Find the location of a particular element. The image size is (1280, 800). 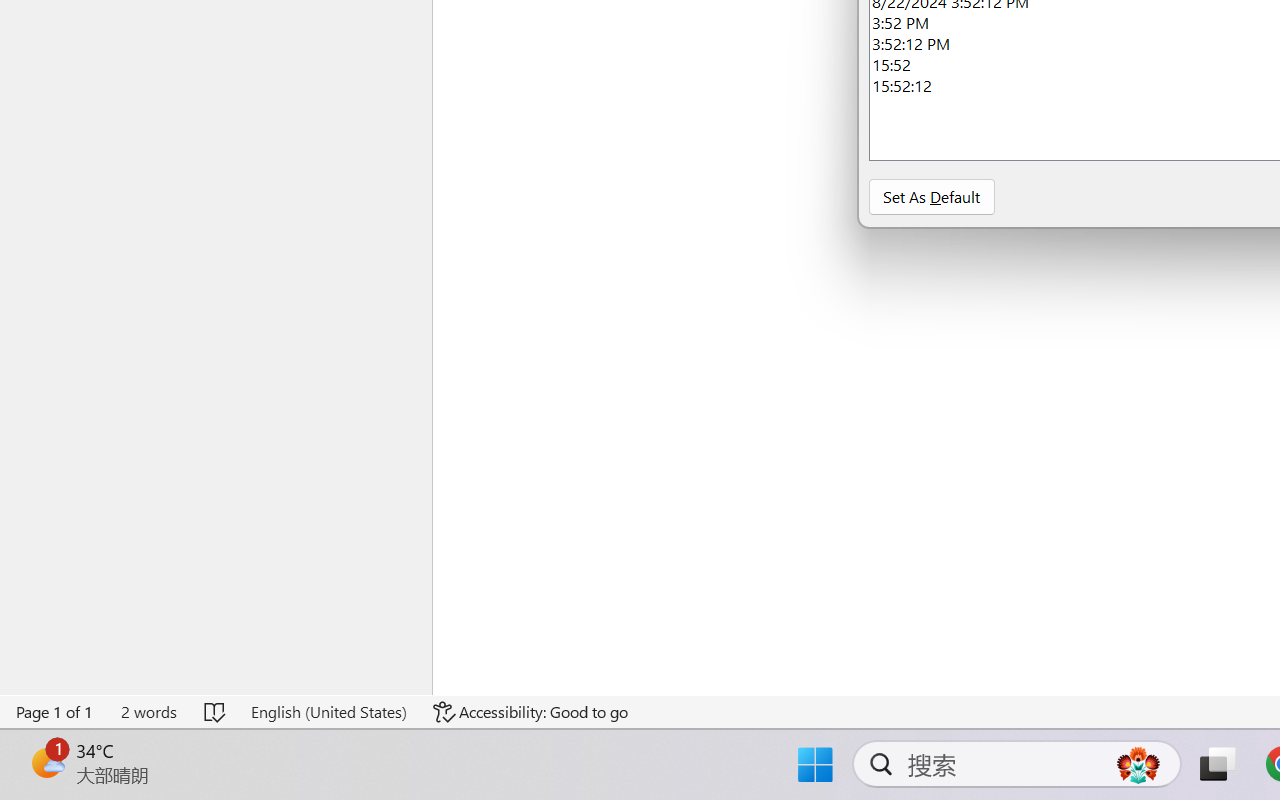

'Spelling and Grammar Check No Errors' is located at coordinates (216, 711).